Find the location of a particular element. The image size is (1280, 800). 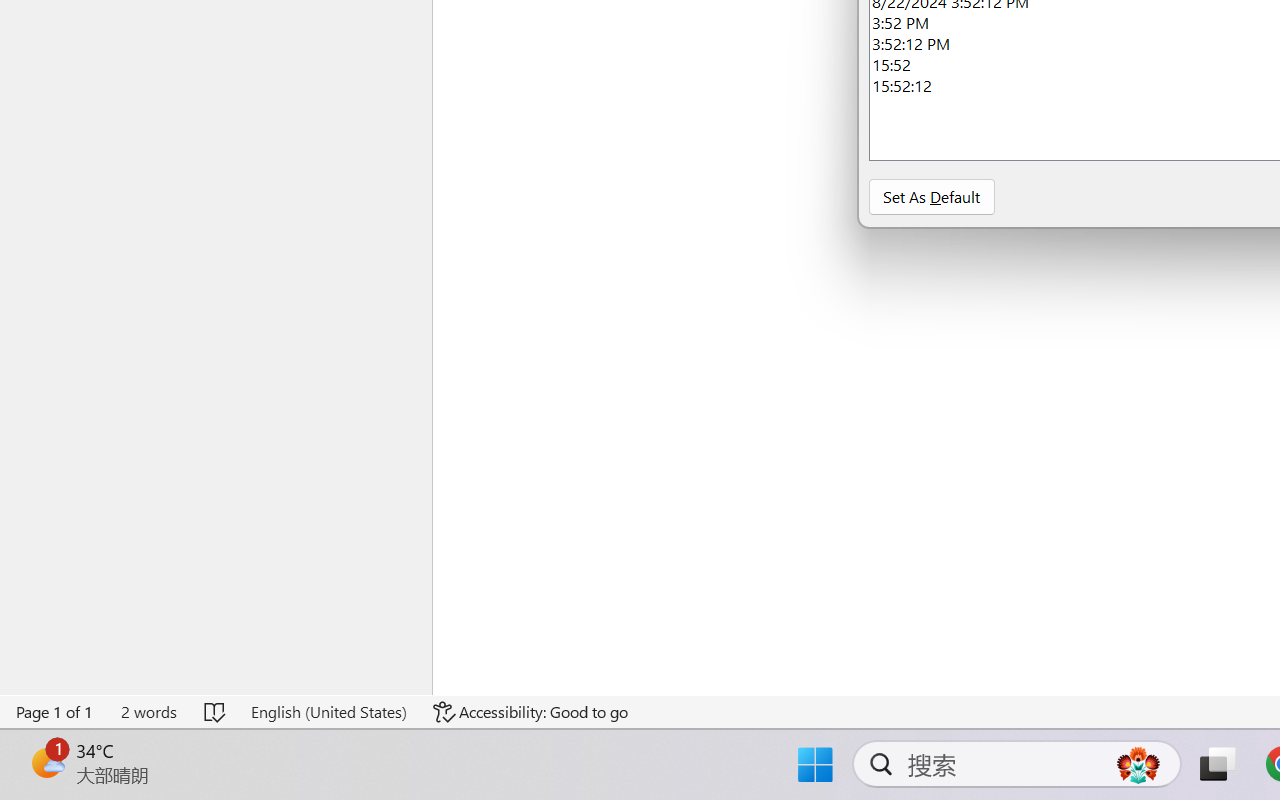

'Spelling and Grammar Check No Errors' is located at coordinates (216, 711).